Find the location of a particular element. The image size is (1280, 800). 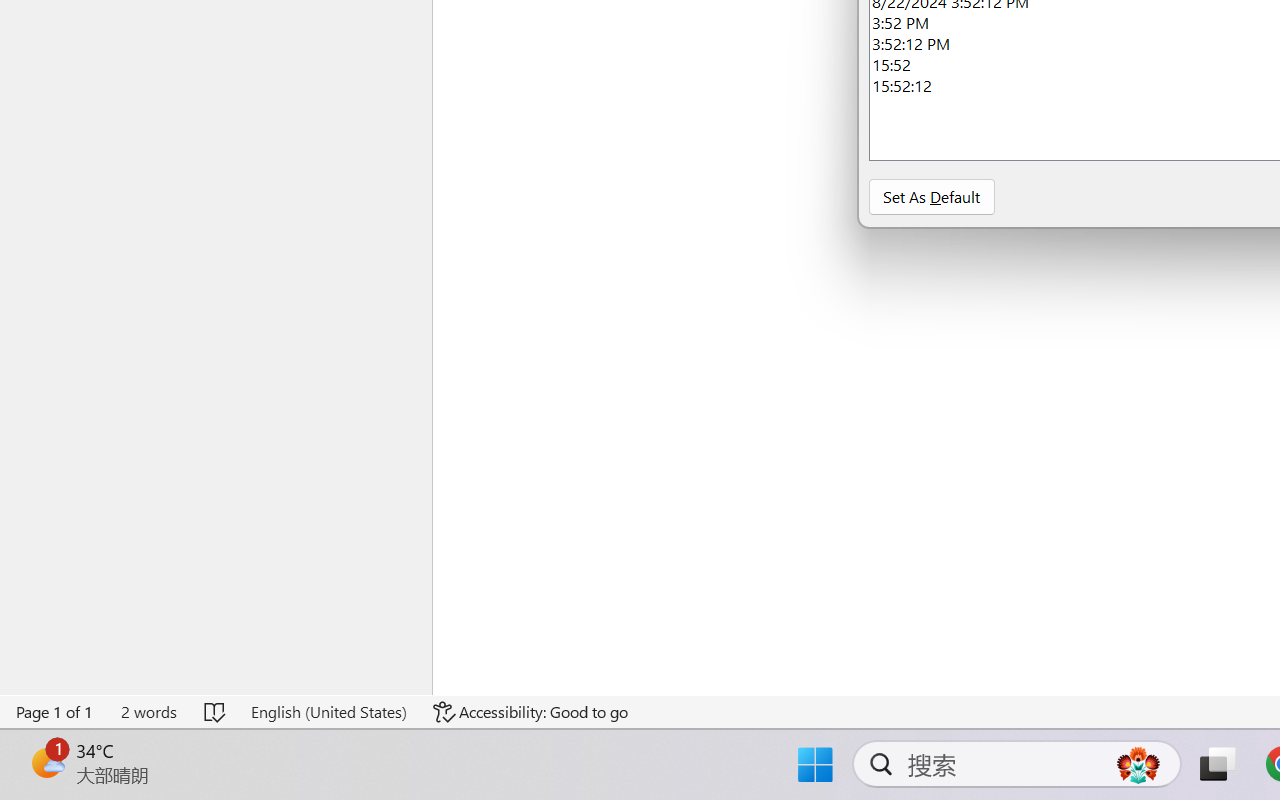

'Spelling and Grammar Check No Errors' is located at coordinates (216, 711).